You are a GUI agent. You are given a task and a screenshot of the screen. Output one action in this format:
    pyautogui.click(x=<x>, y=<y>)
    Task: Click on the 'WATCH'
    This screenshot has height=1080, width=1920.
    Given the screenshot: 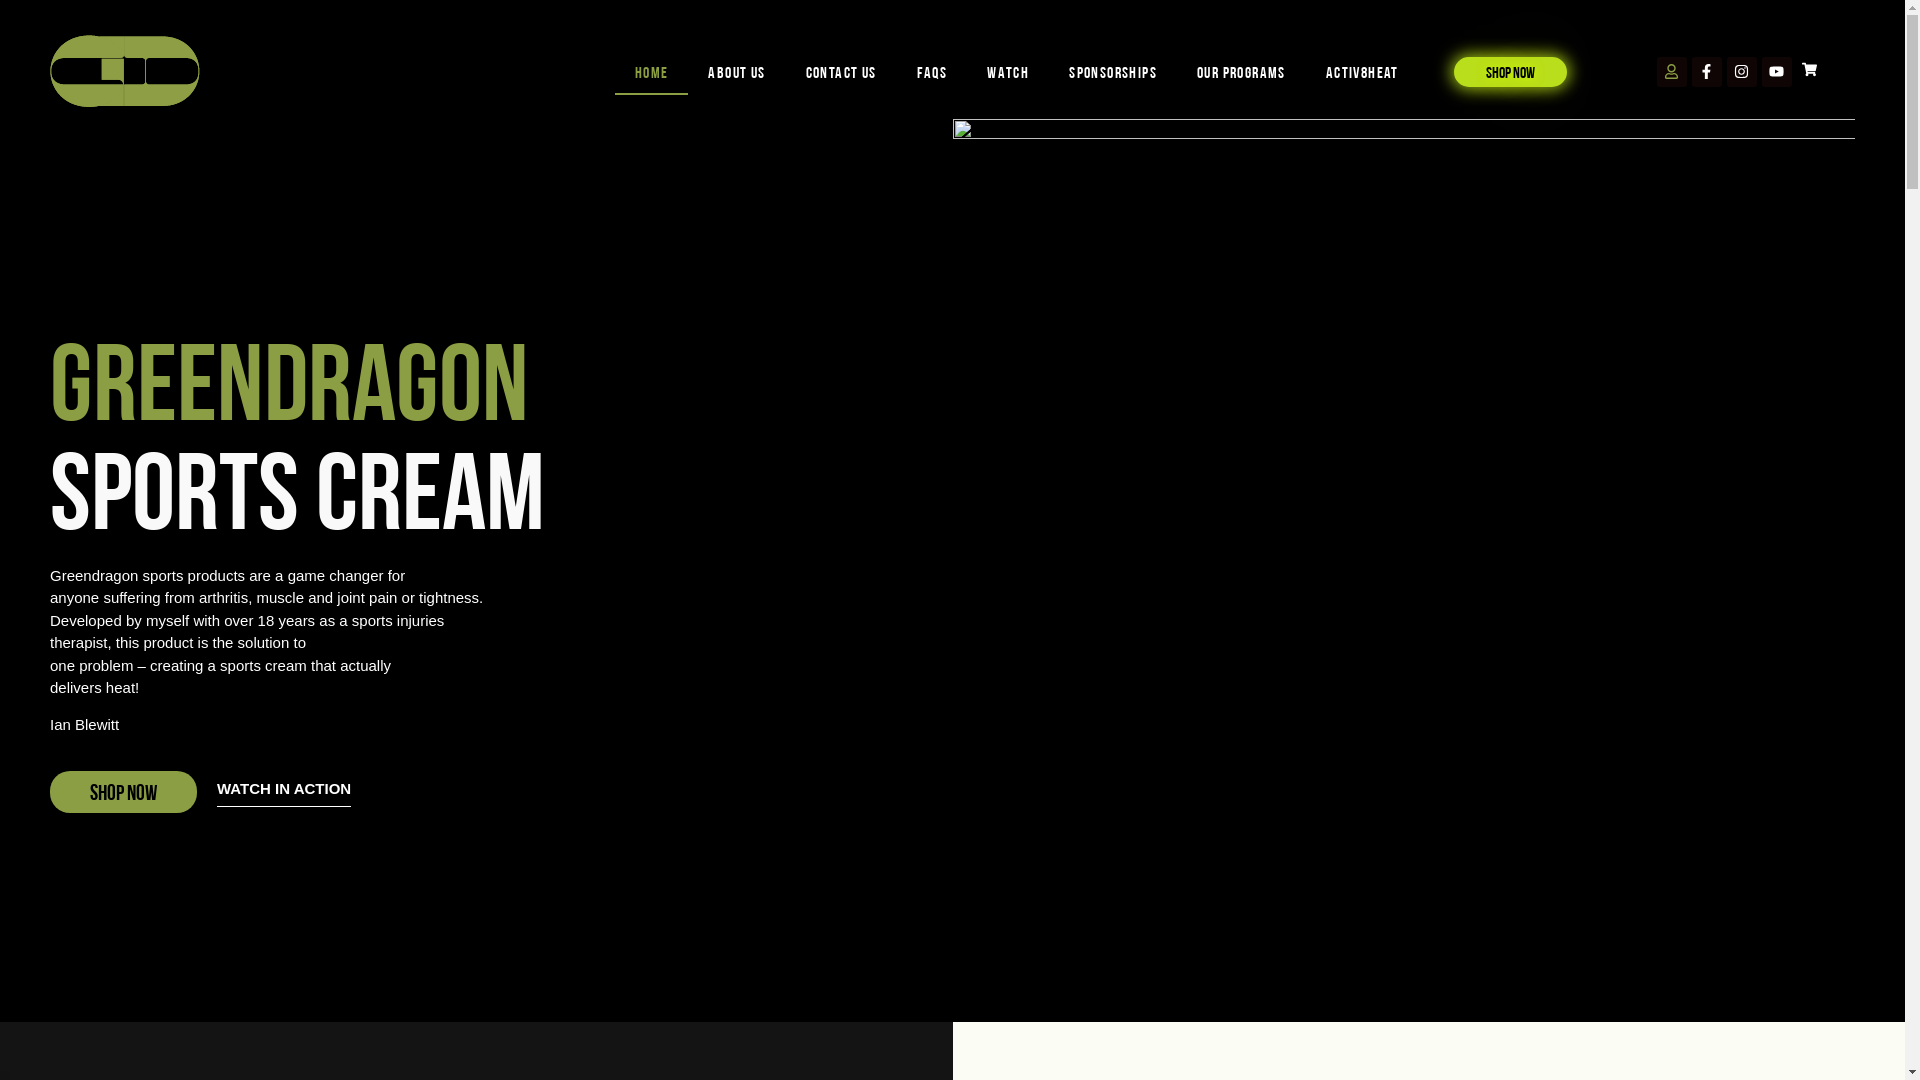 What is the action you would take?
    pyautogui.click(x=966, y=69)
    